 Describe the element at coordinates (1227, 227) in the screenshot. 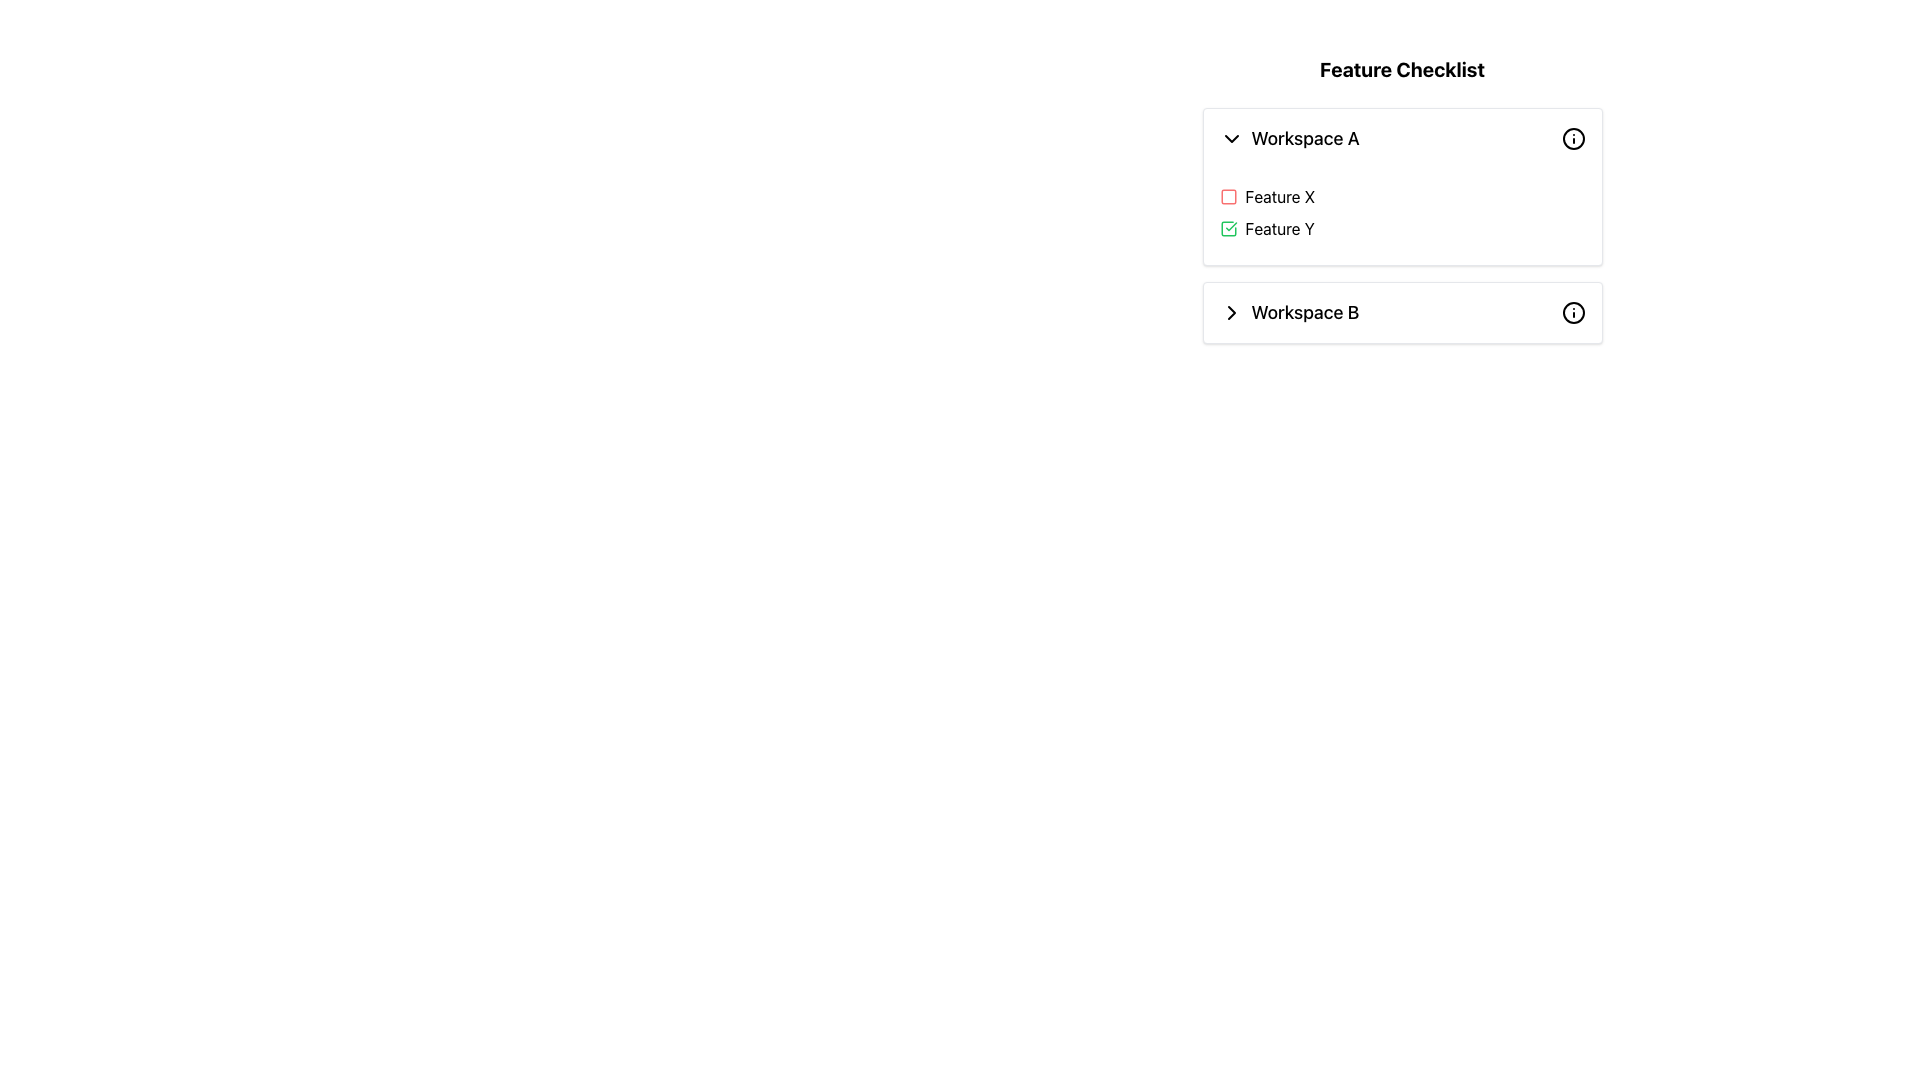

I see `the green checkmark icon of the Checkbox next to 'Feature Y'` at that location.